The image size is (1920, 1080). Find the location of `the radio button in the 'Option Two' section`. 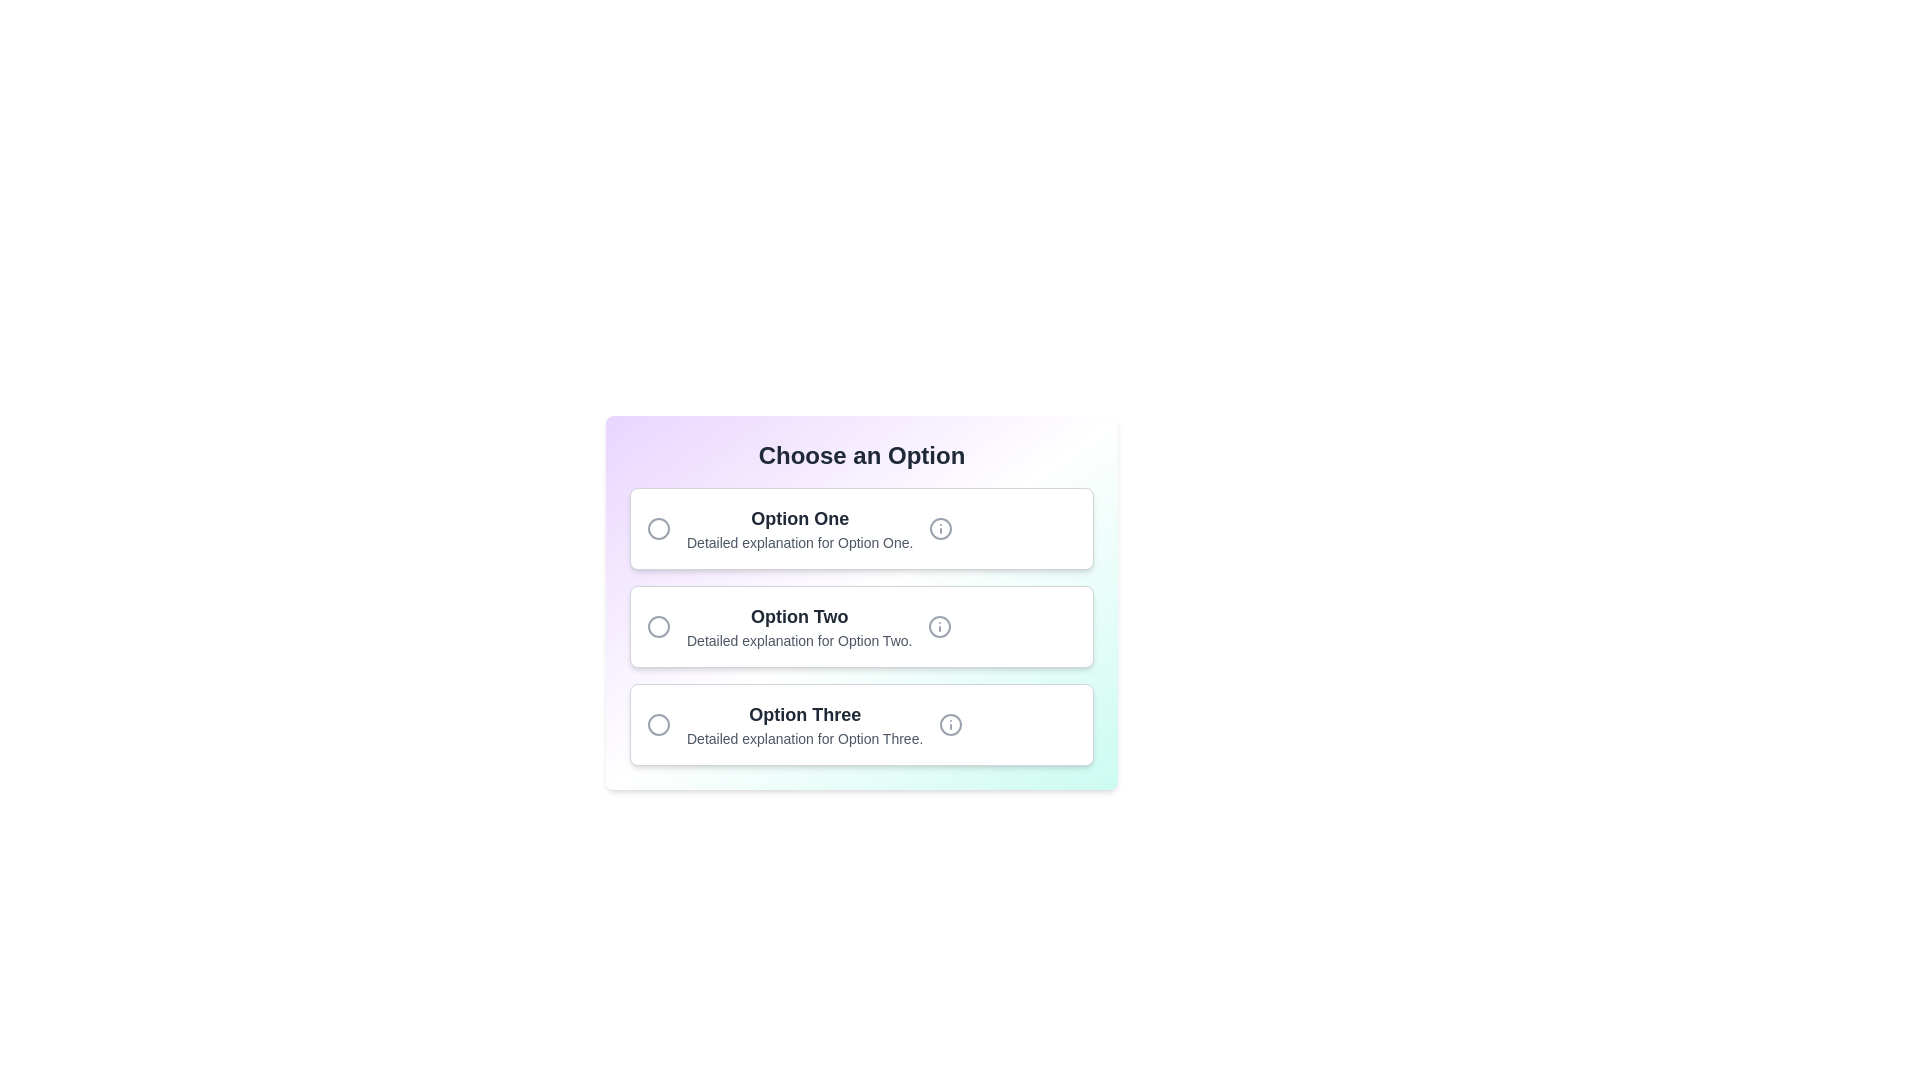

the radio button in the 'Option Two' section is located at coordinates (658, 626).